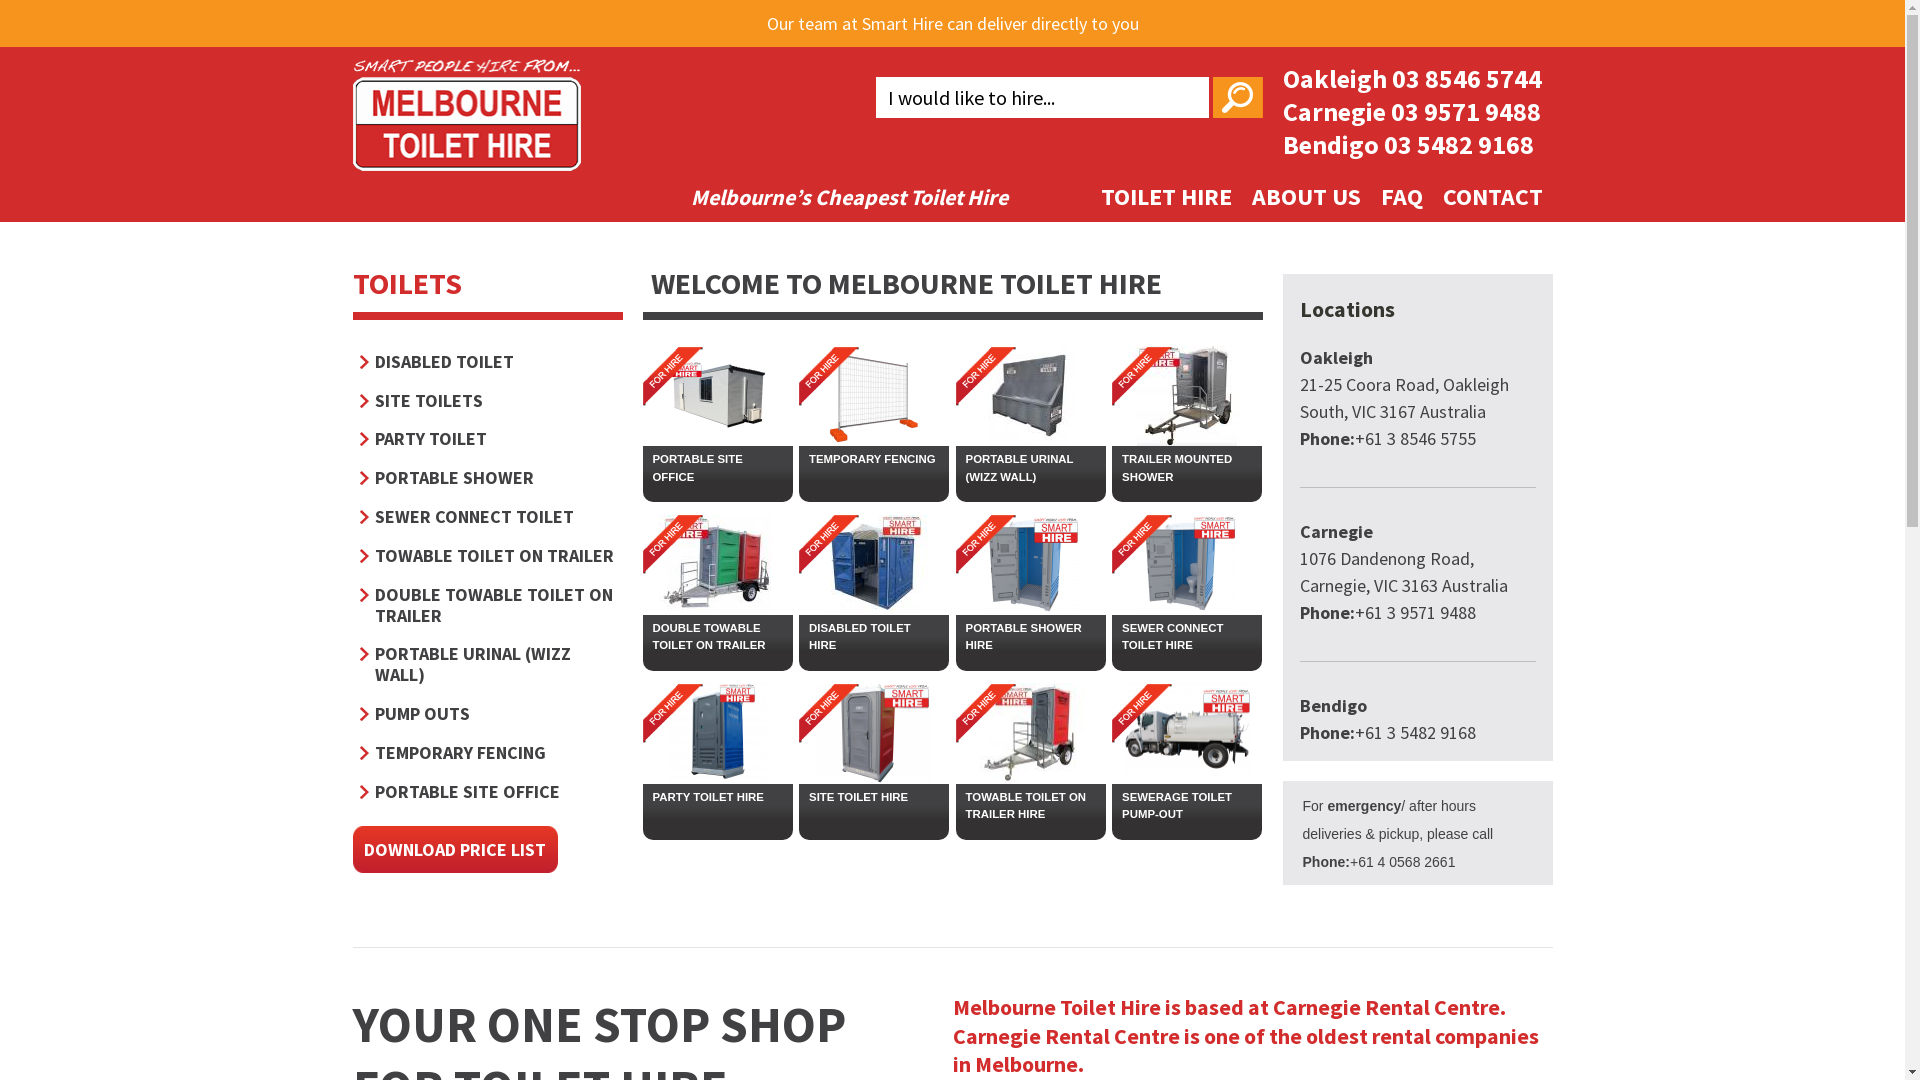  What do you see at coordinates (488, 400) in the screenshot?
I see `'SITE TOILETS'` at bounding box center [488, 400].